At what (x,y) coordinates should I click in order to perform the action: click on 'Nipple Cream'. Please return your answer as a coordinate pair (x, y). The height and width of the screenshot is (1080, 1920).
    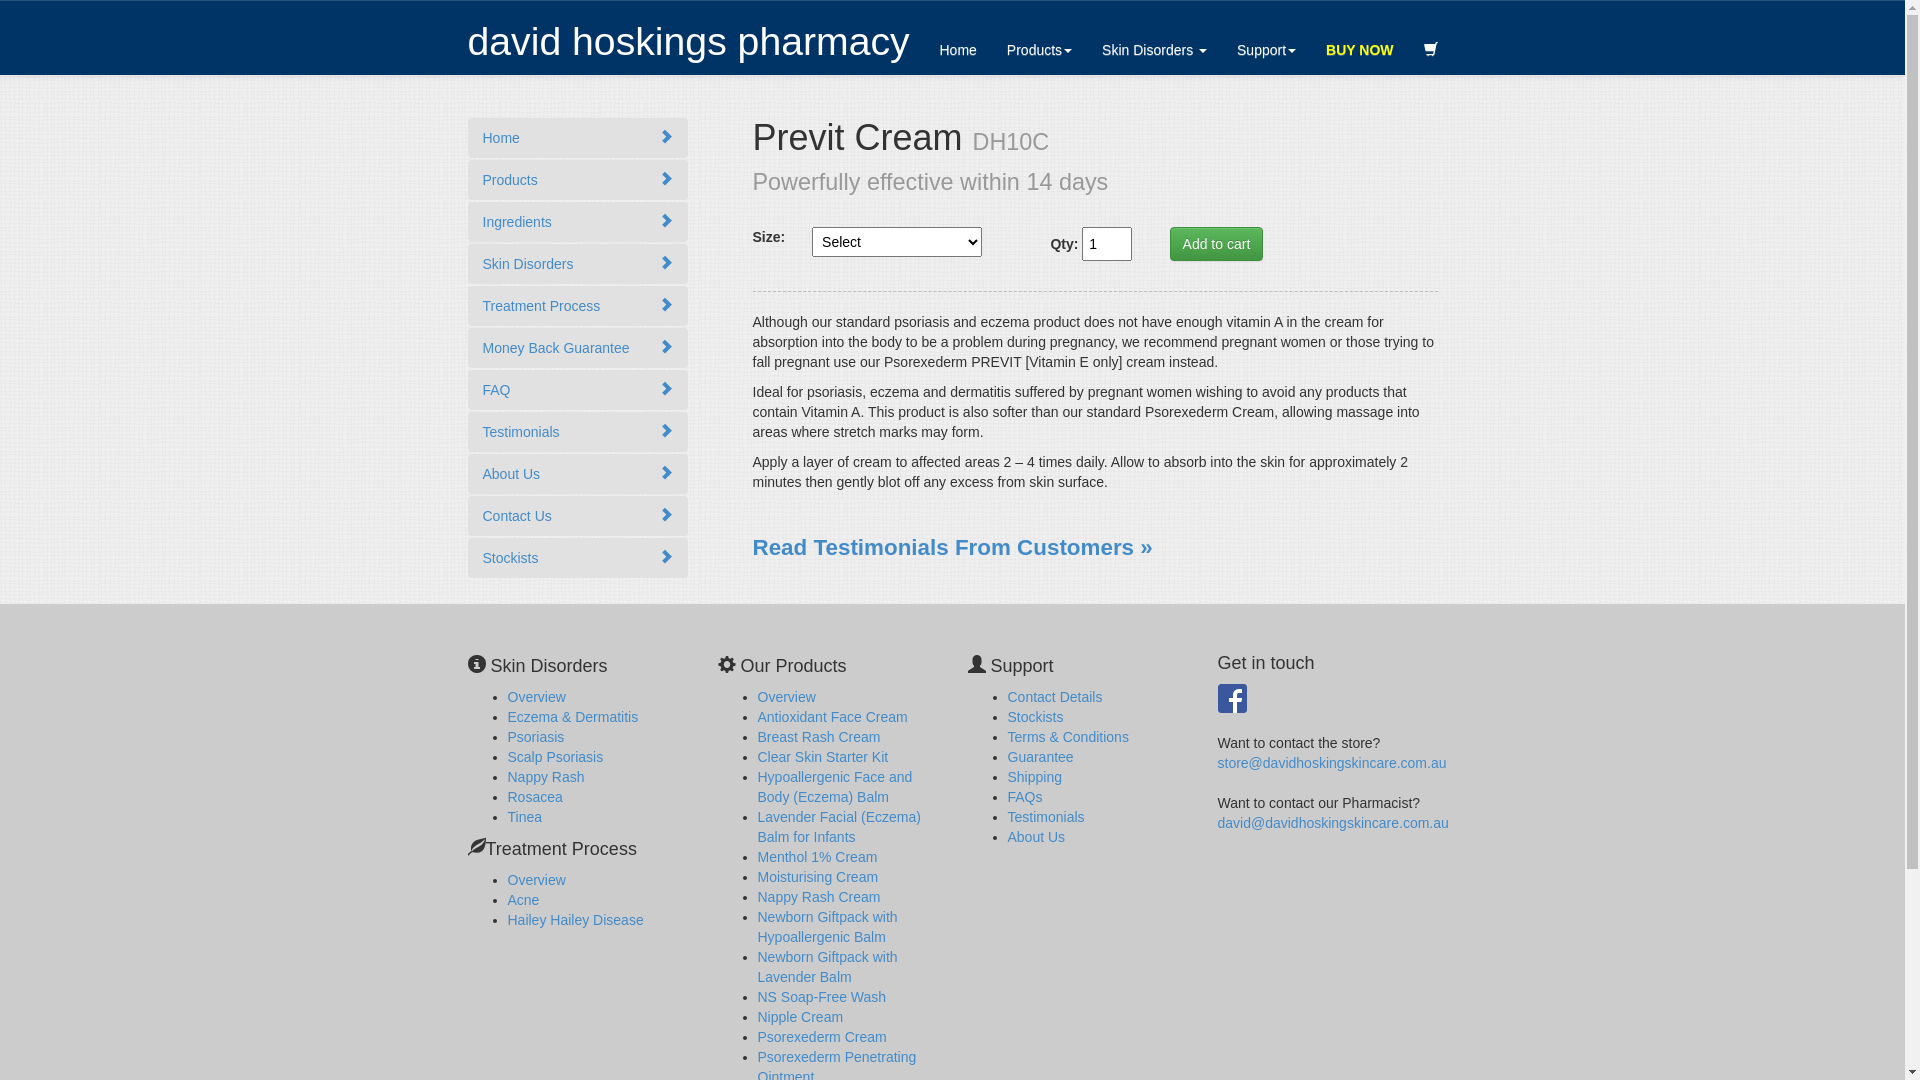
    Looking at the image, I should click on (801, 1017).